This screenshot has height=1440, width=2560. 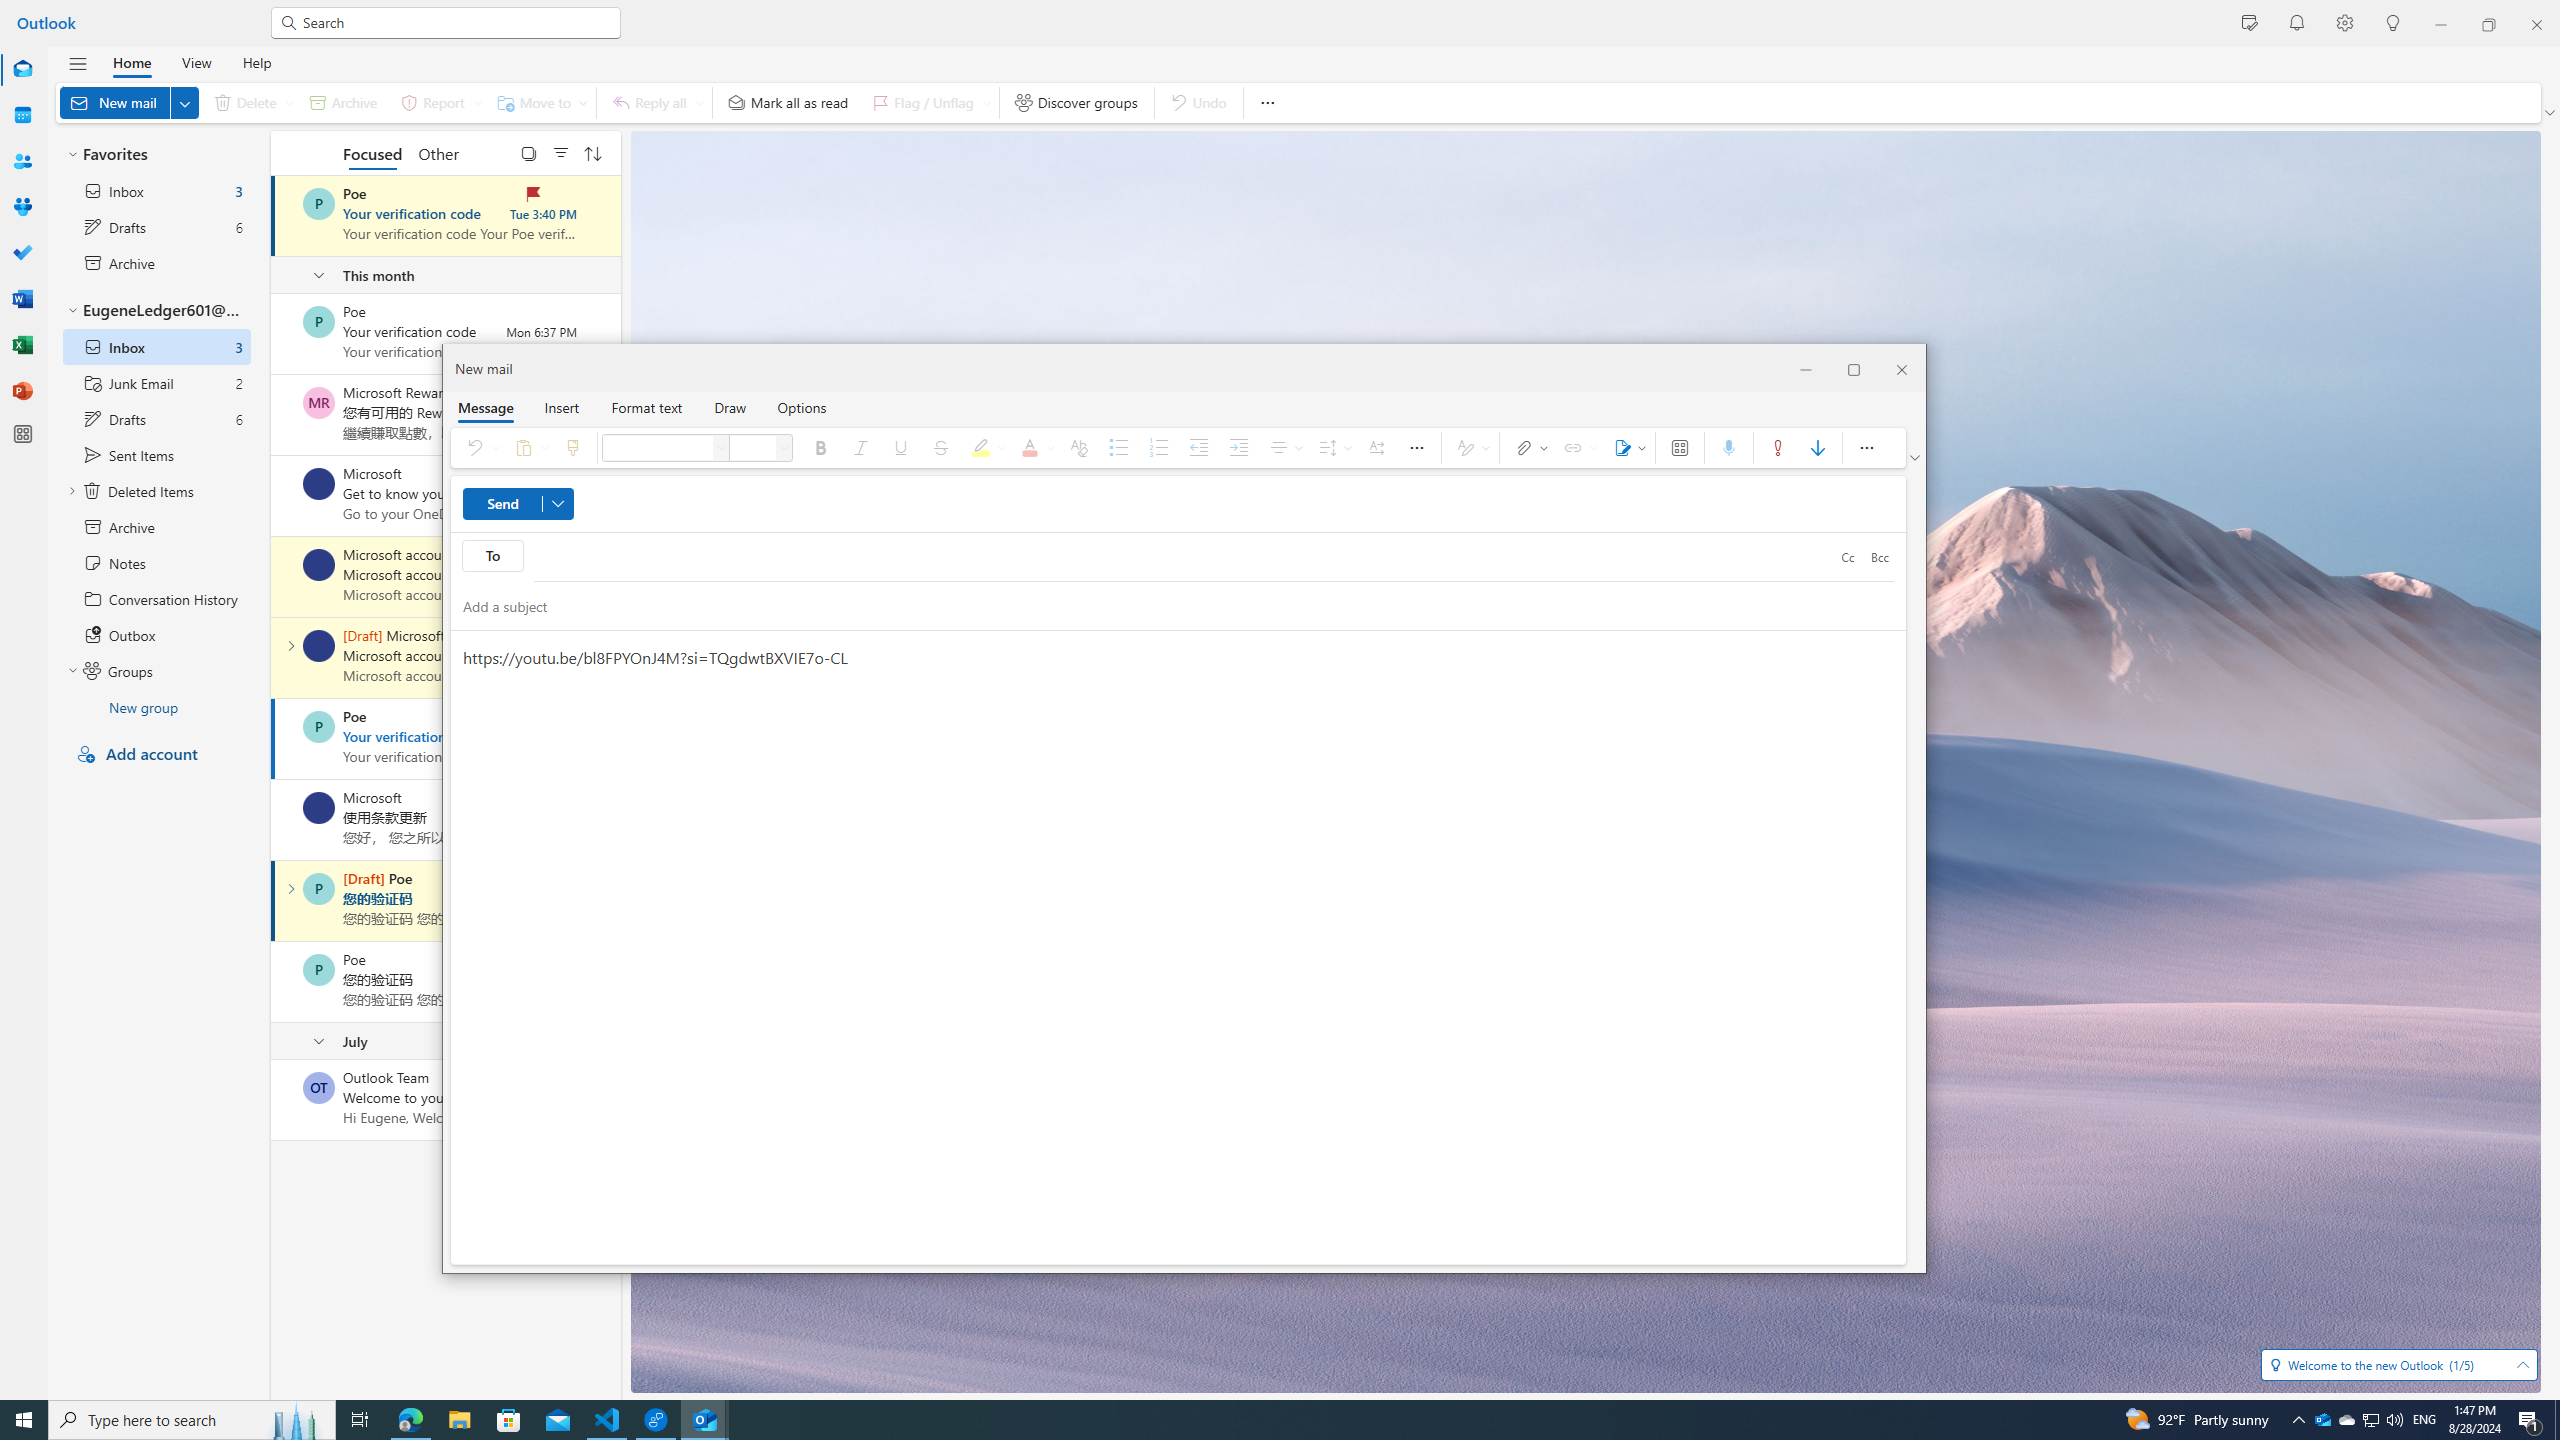 What do you see at coordinates (939, 447) in the screenshot?
I see `'Strikethrough'` at bounding box center [939, 447].